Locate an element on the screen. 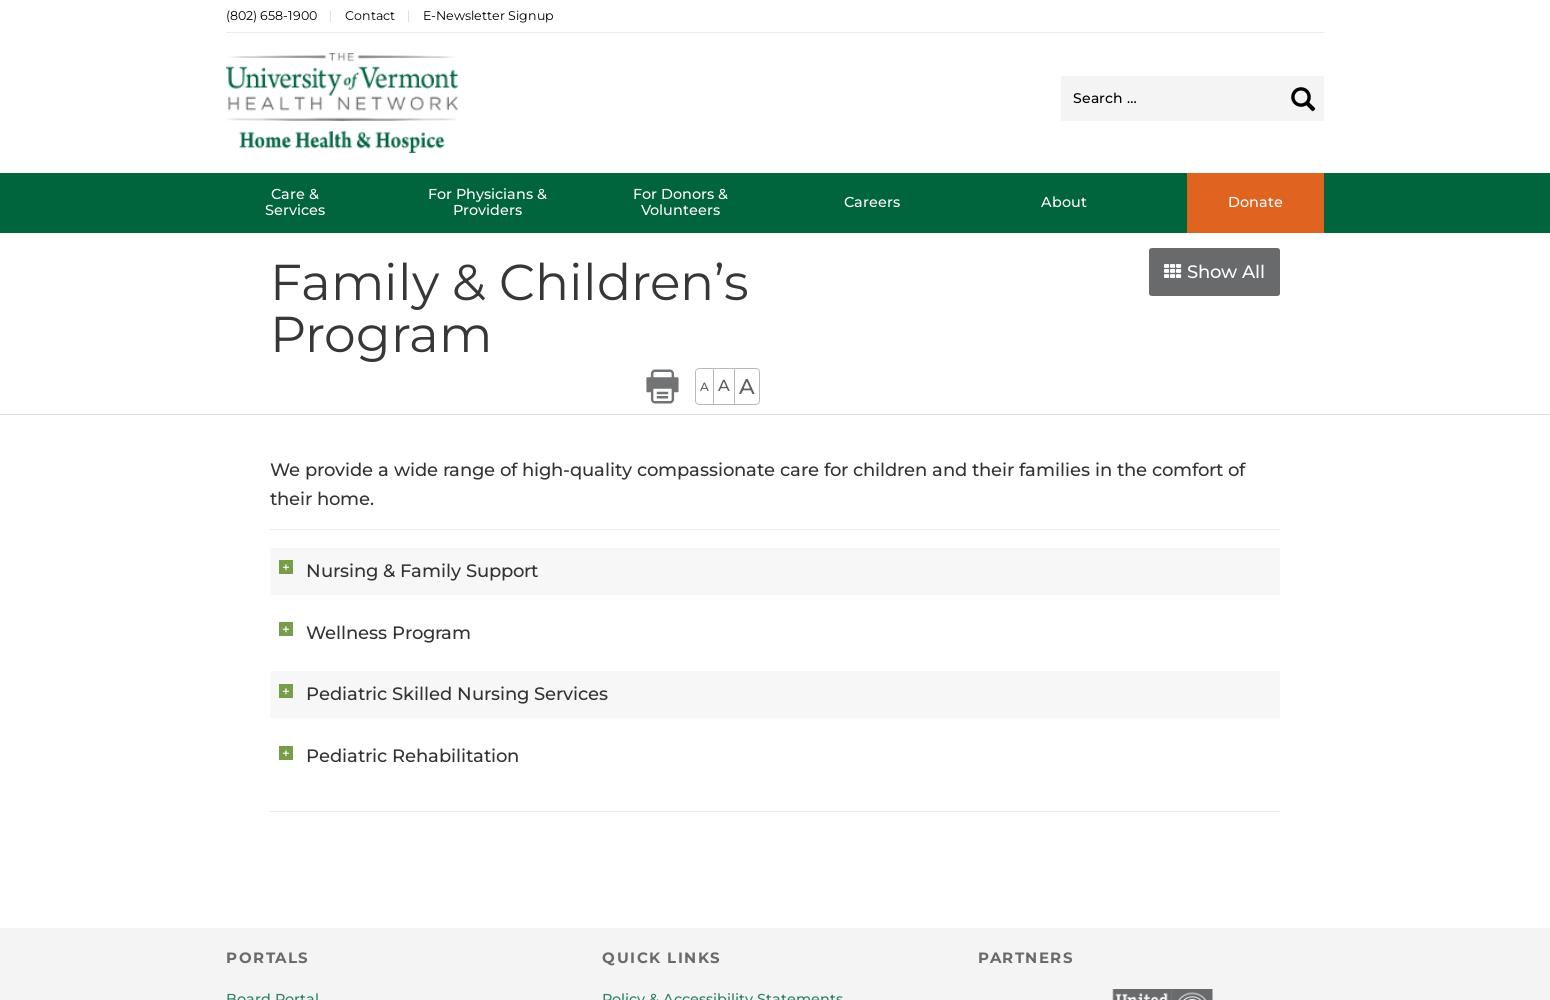 The width and height of the screenshot is (1550, 1000). 'We provide a wide range of high-quality compassionate care for children and their families in the comfort of their home.' is located at coordinates (757, 483).